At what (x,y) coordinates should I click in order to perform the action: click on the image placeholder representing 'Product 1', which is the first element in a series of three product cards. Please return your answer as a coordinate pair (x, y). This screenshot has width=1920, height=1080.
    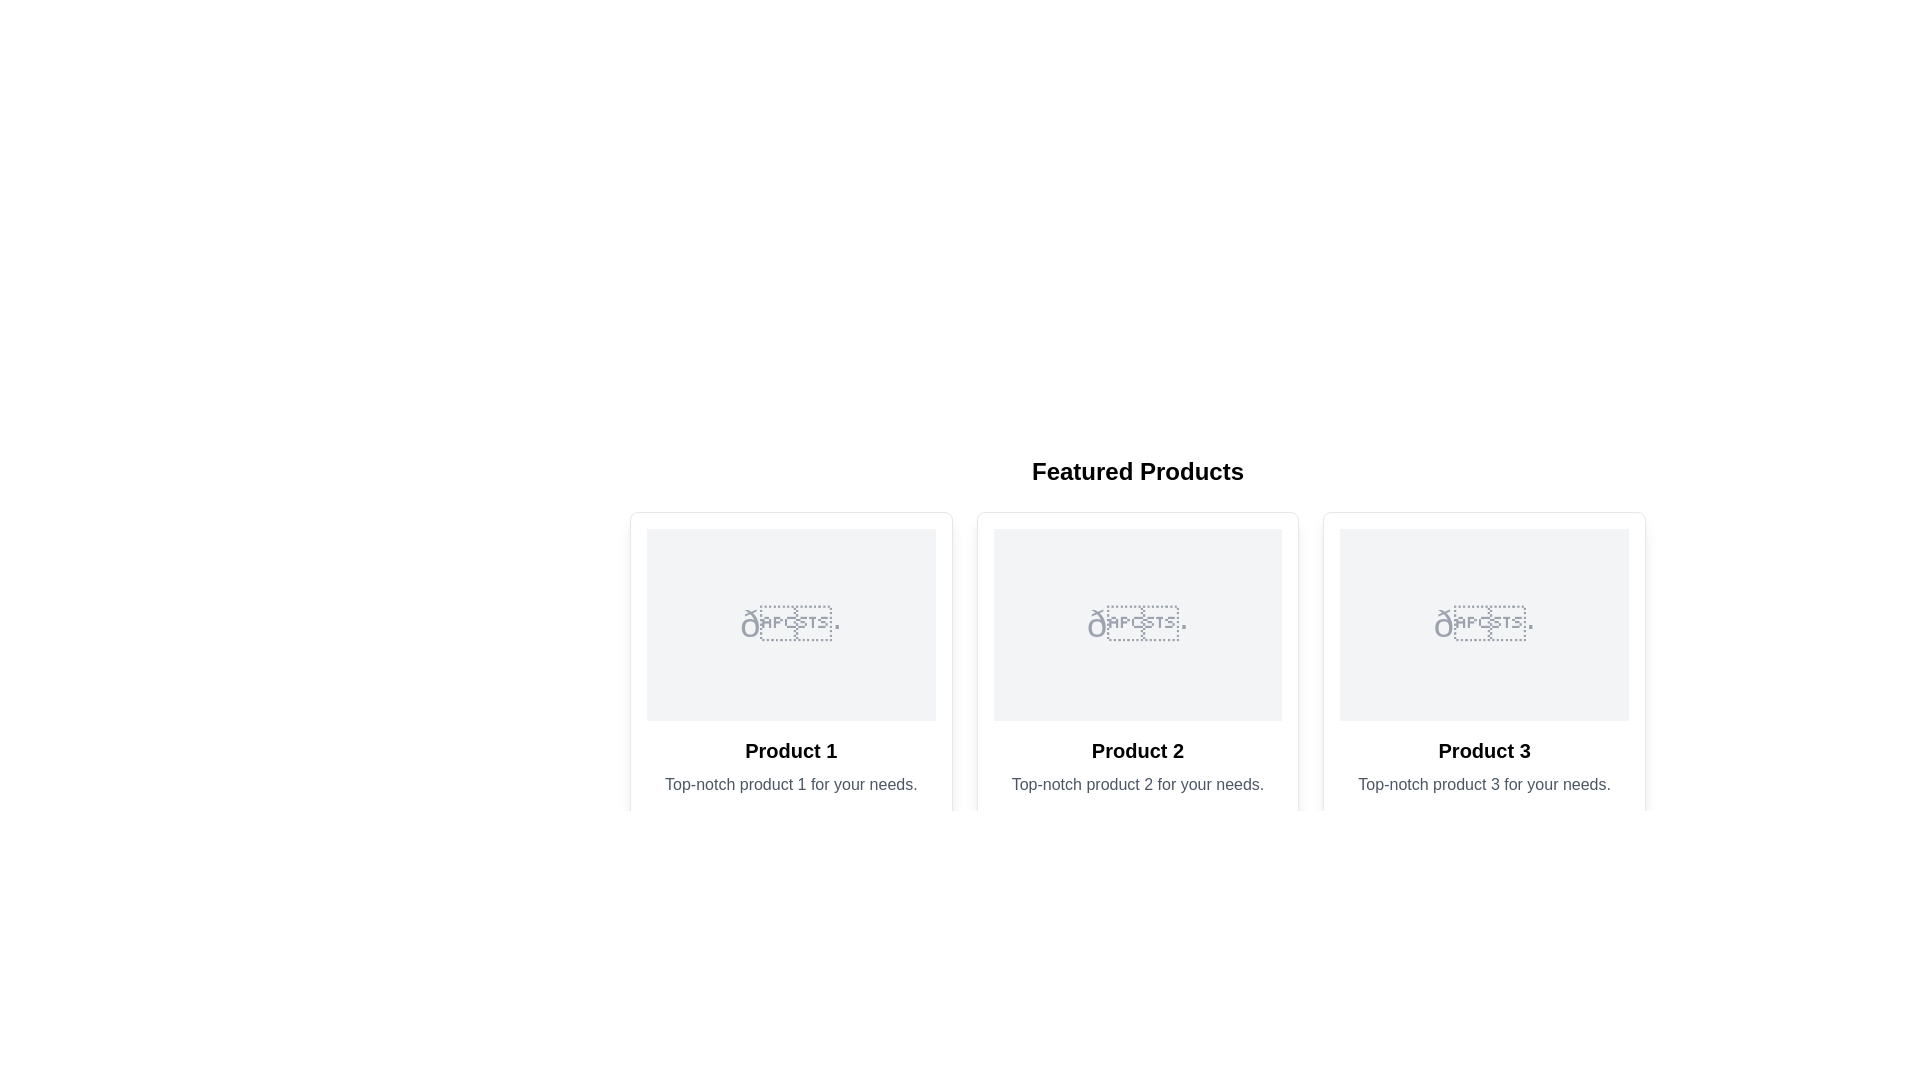
    Looking at the image, I should click on (790, 623).